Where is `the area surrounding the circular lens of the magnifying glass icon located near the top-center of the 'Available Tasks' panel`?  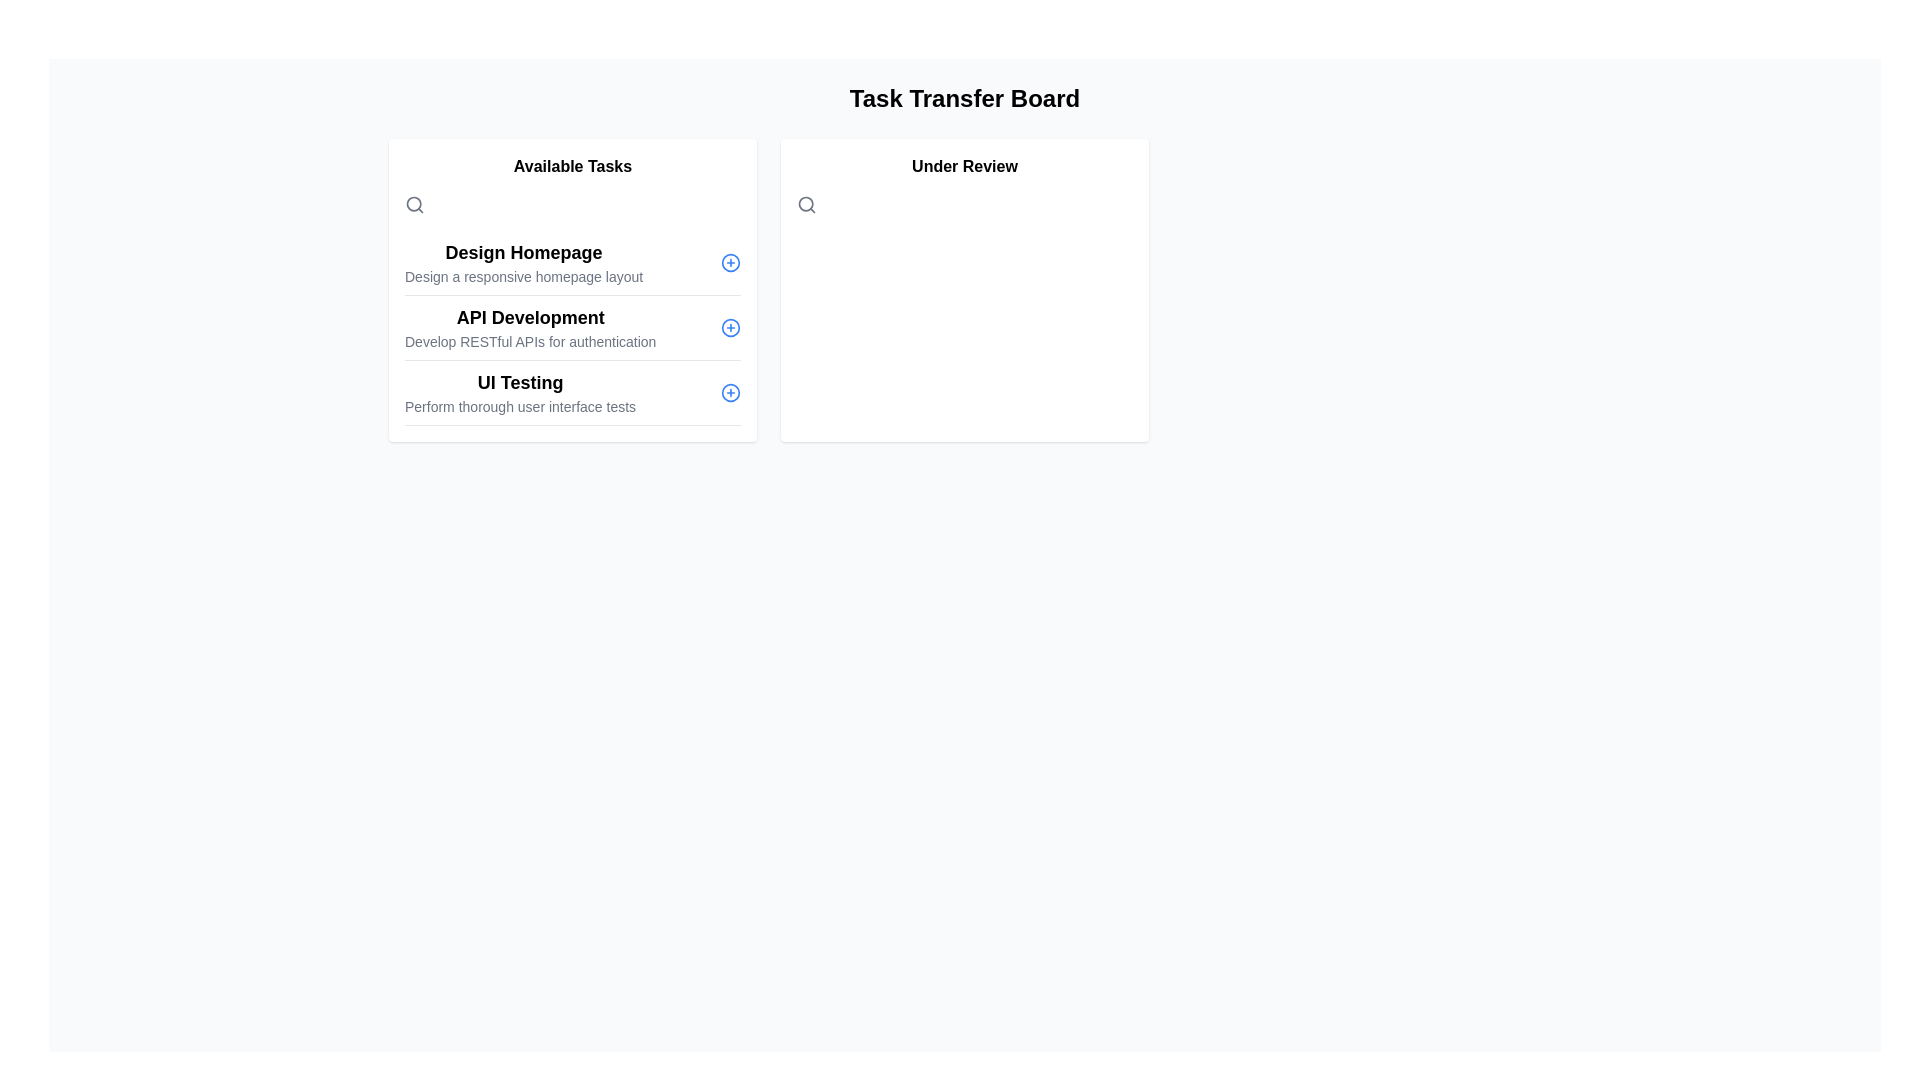
the area surrounding the circular lens of the magnifying glass icon located near the top-center of the 'Available Tasks' panel is located at coordinates (806, 204).